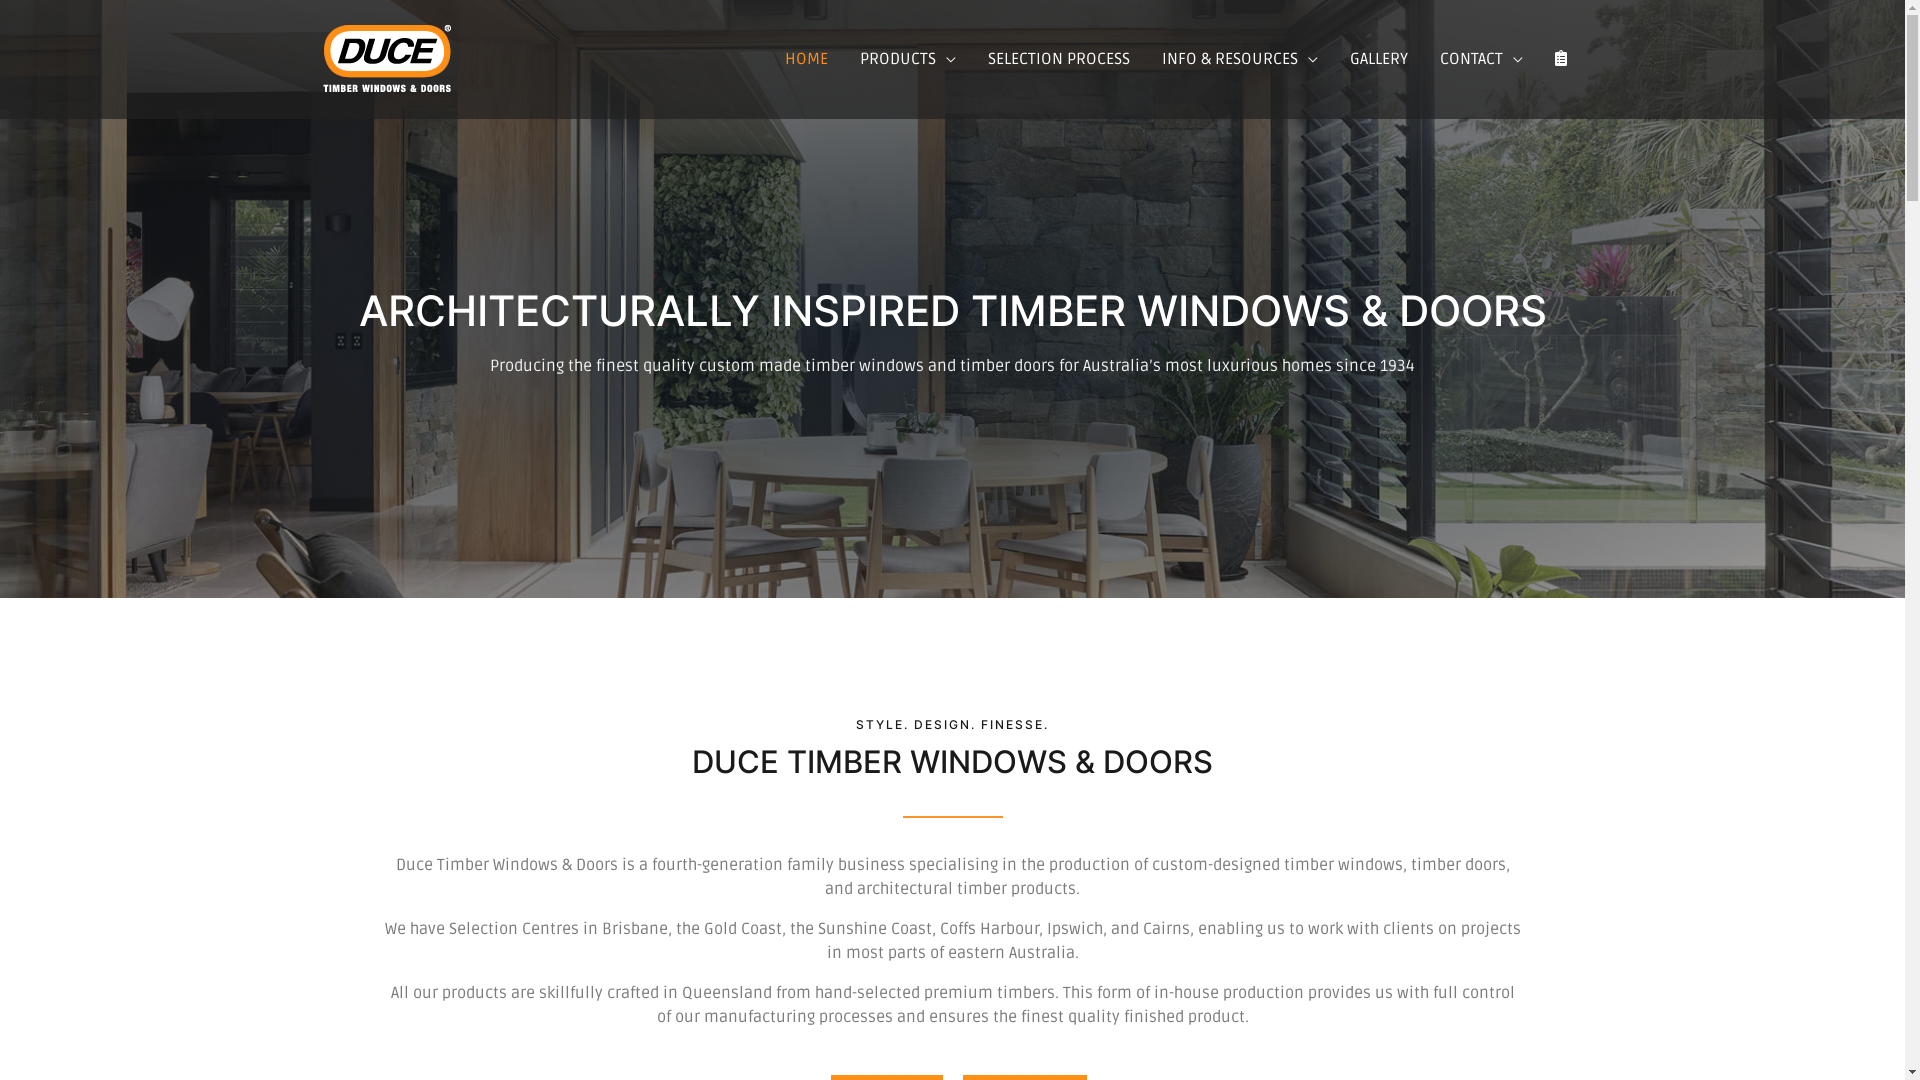 The width and height of the screenshot is (1920, 1080). What do you see at coordinates (906, 58) in the screenshot?
I see `'PRODUCTS'` at bounding box center [906, 58].